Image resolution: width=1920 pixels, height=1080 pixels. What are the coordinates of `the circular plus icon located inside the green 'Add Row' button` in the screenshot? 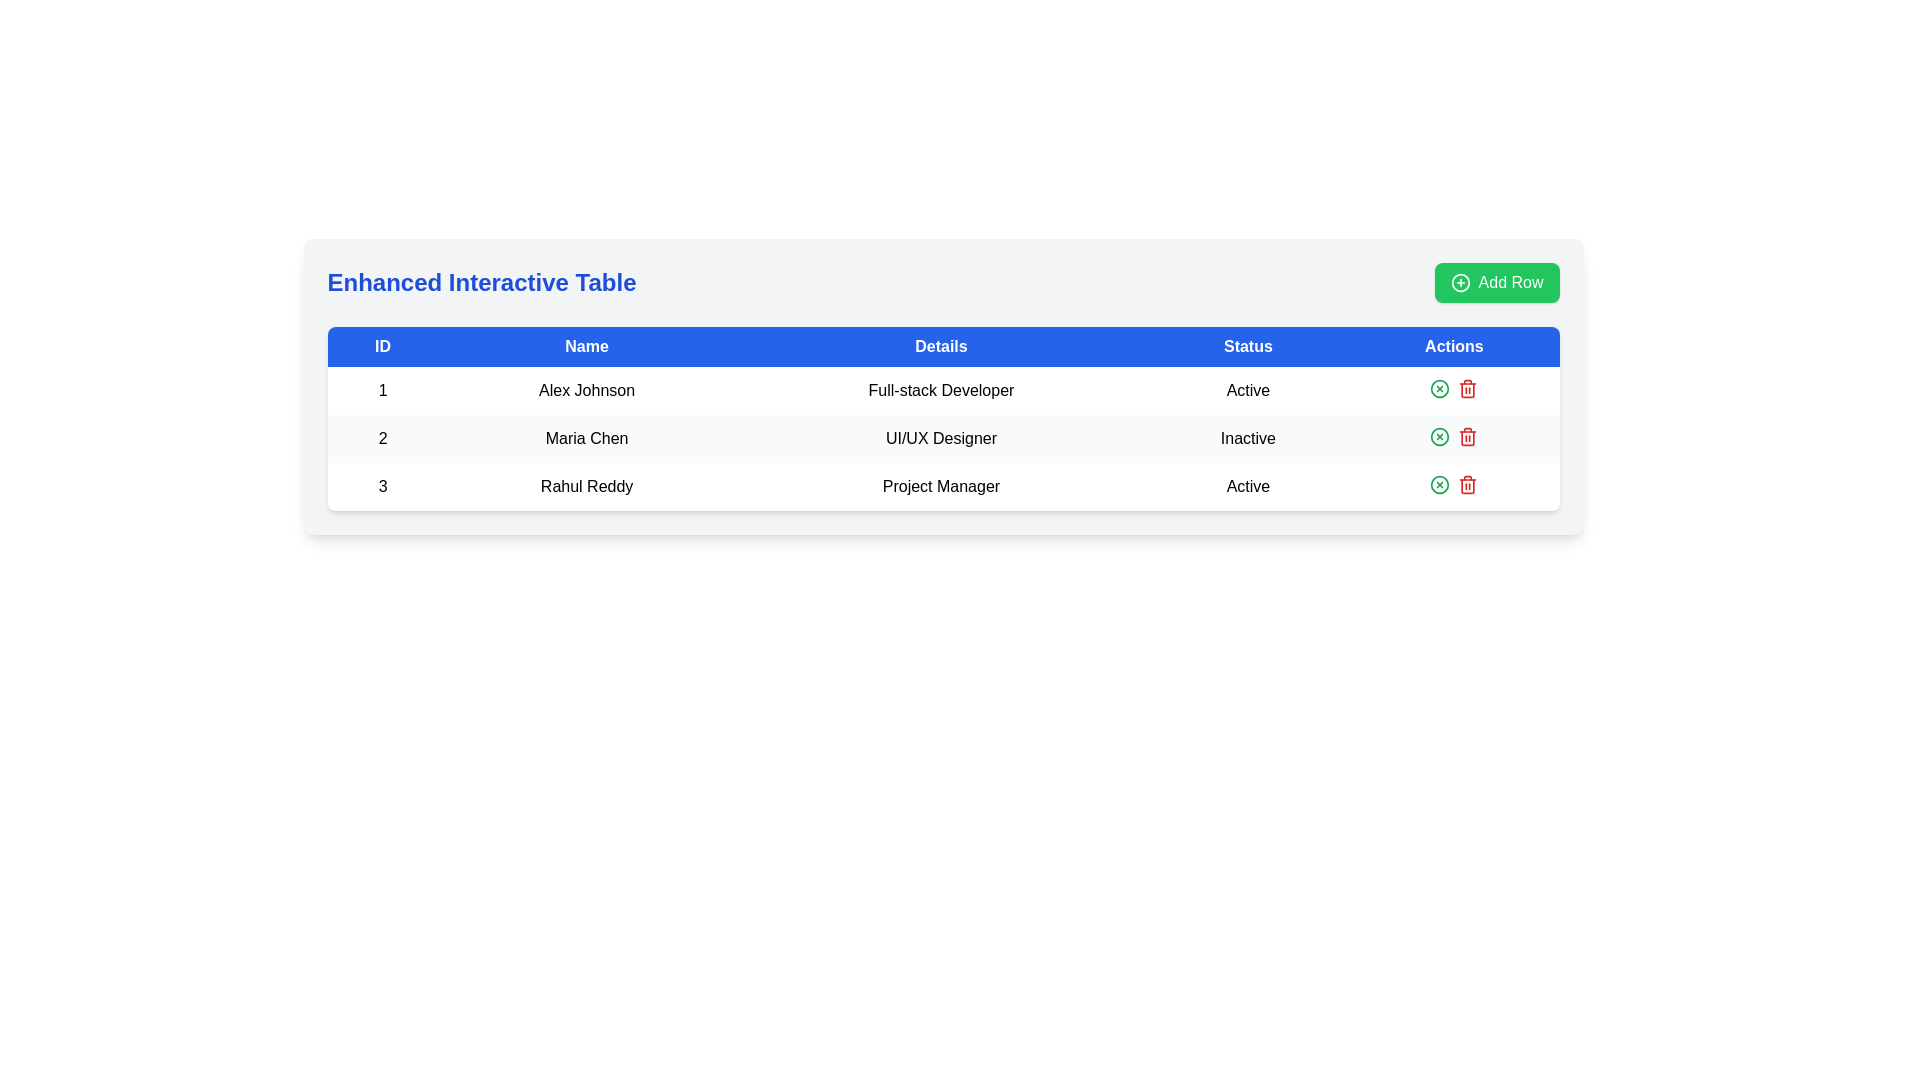 It's located at (1460, 282).